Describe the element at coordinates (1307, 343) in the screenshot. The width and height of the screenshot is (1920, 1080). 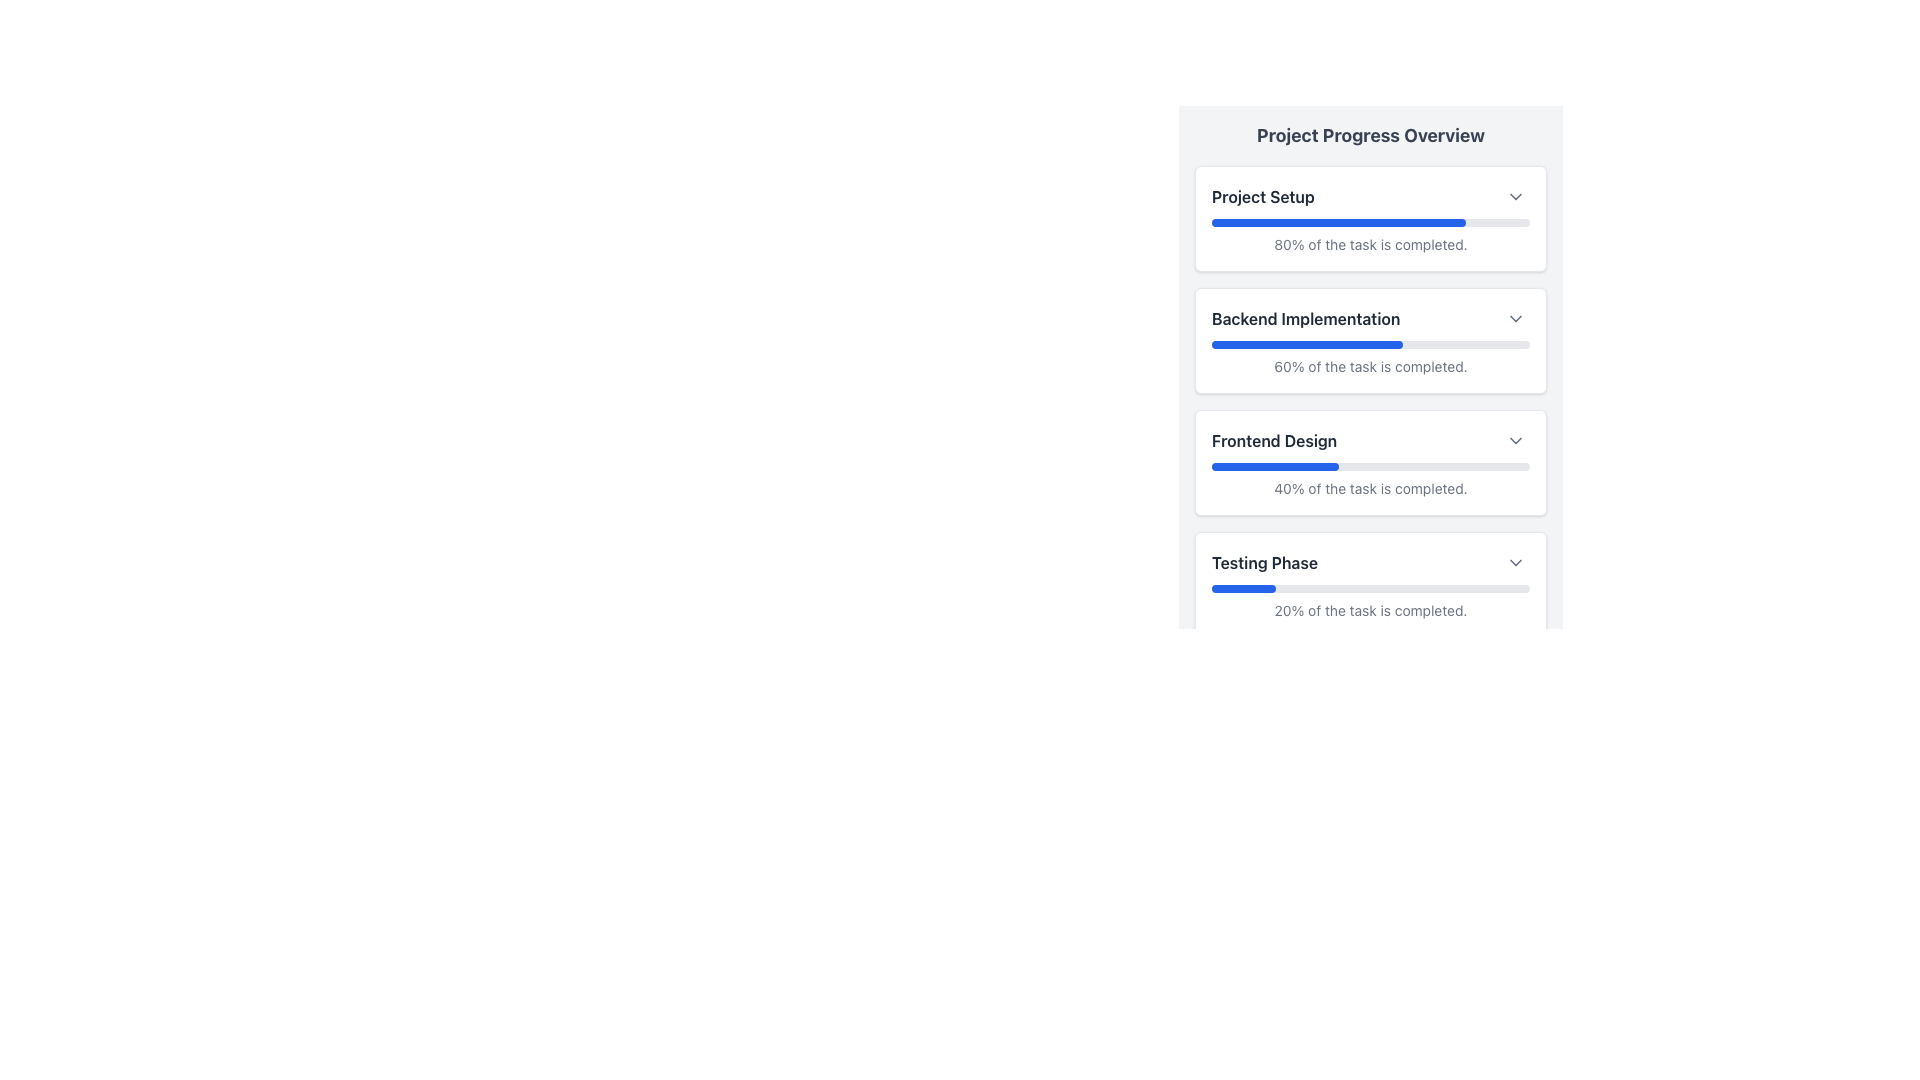
I see `the filled portion of the progress bar indicating 60% completion in the 'Backend Implementation' section, which is styled with a blue color and rounded edges` at that location.